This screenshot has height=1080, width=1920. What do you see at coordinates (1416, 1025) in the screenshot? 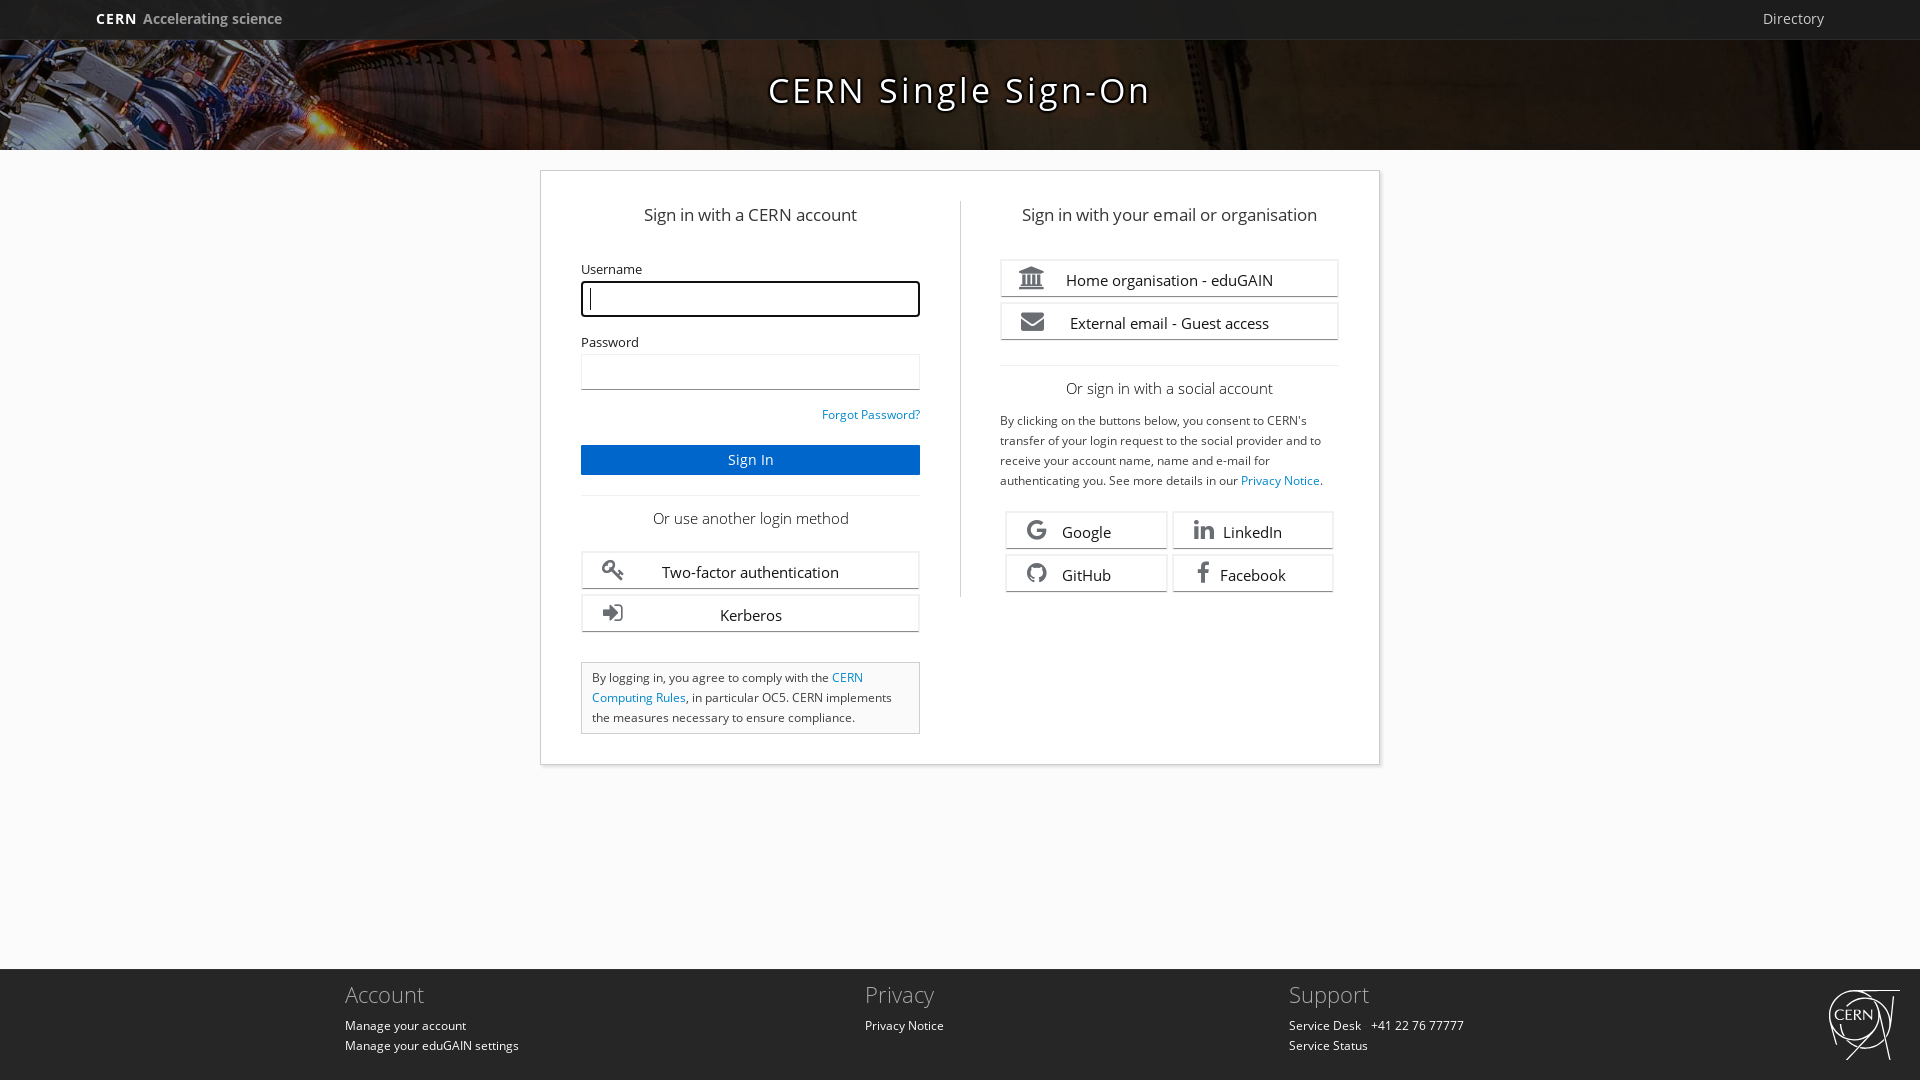
I see `'+41 22 76 77777'` at bounding box center [1416, 1025].